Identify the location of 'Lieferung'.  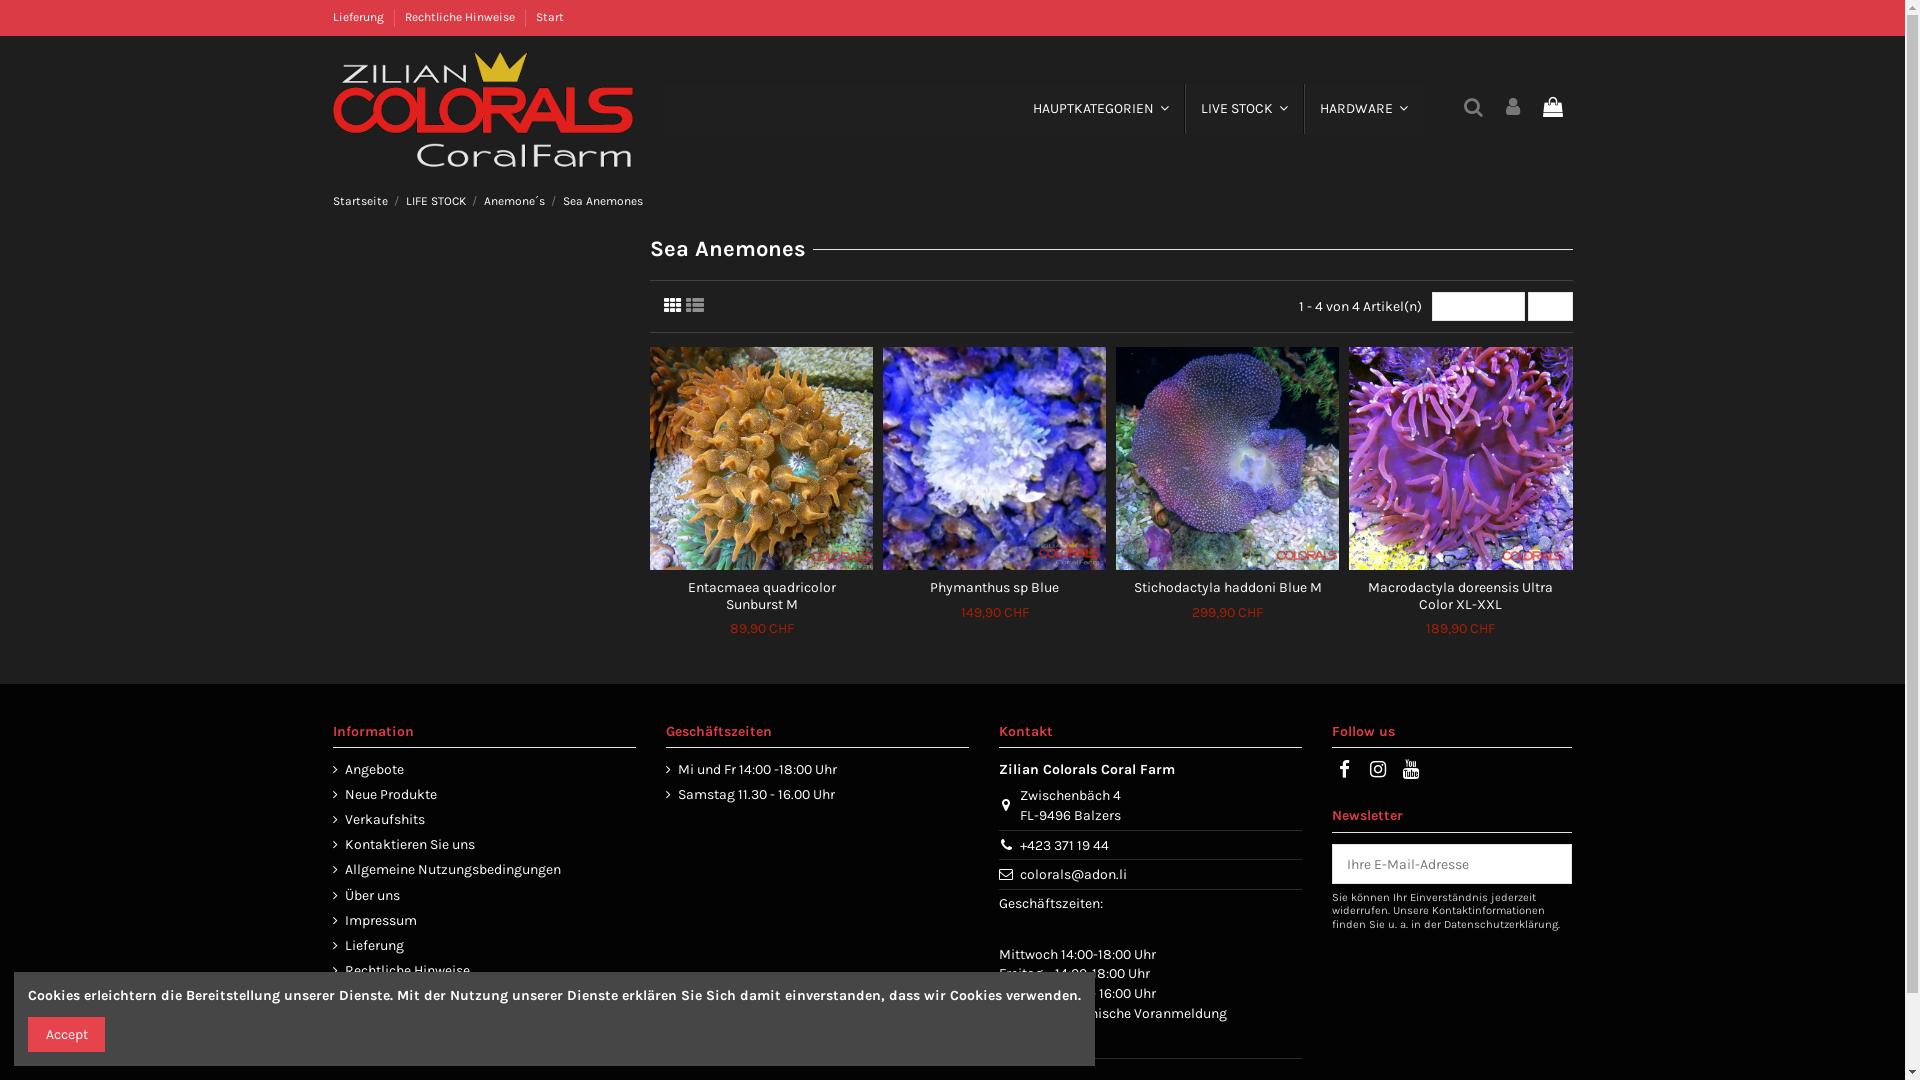
(367, 945).